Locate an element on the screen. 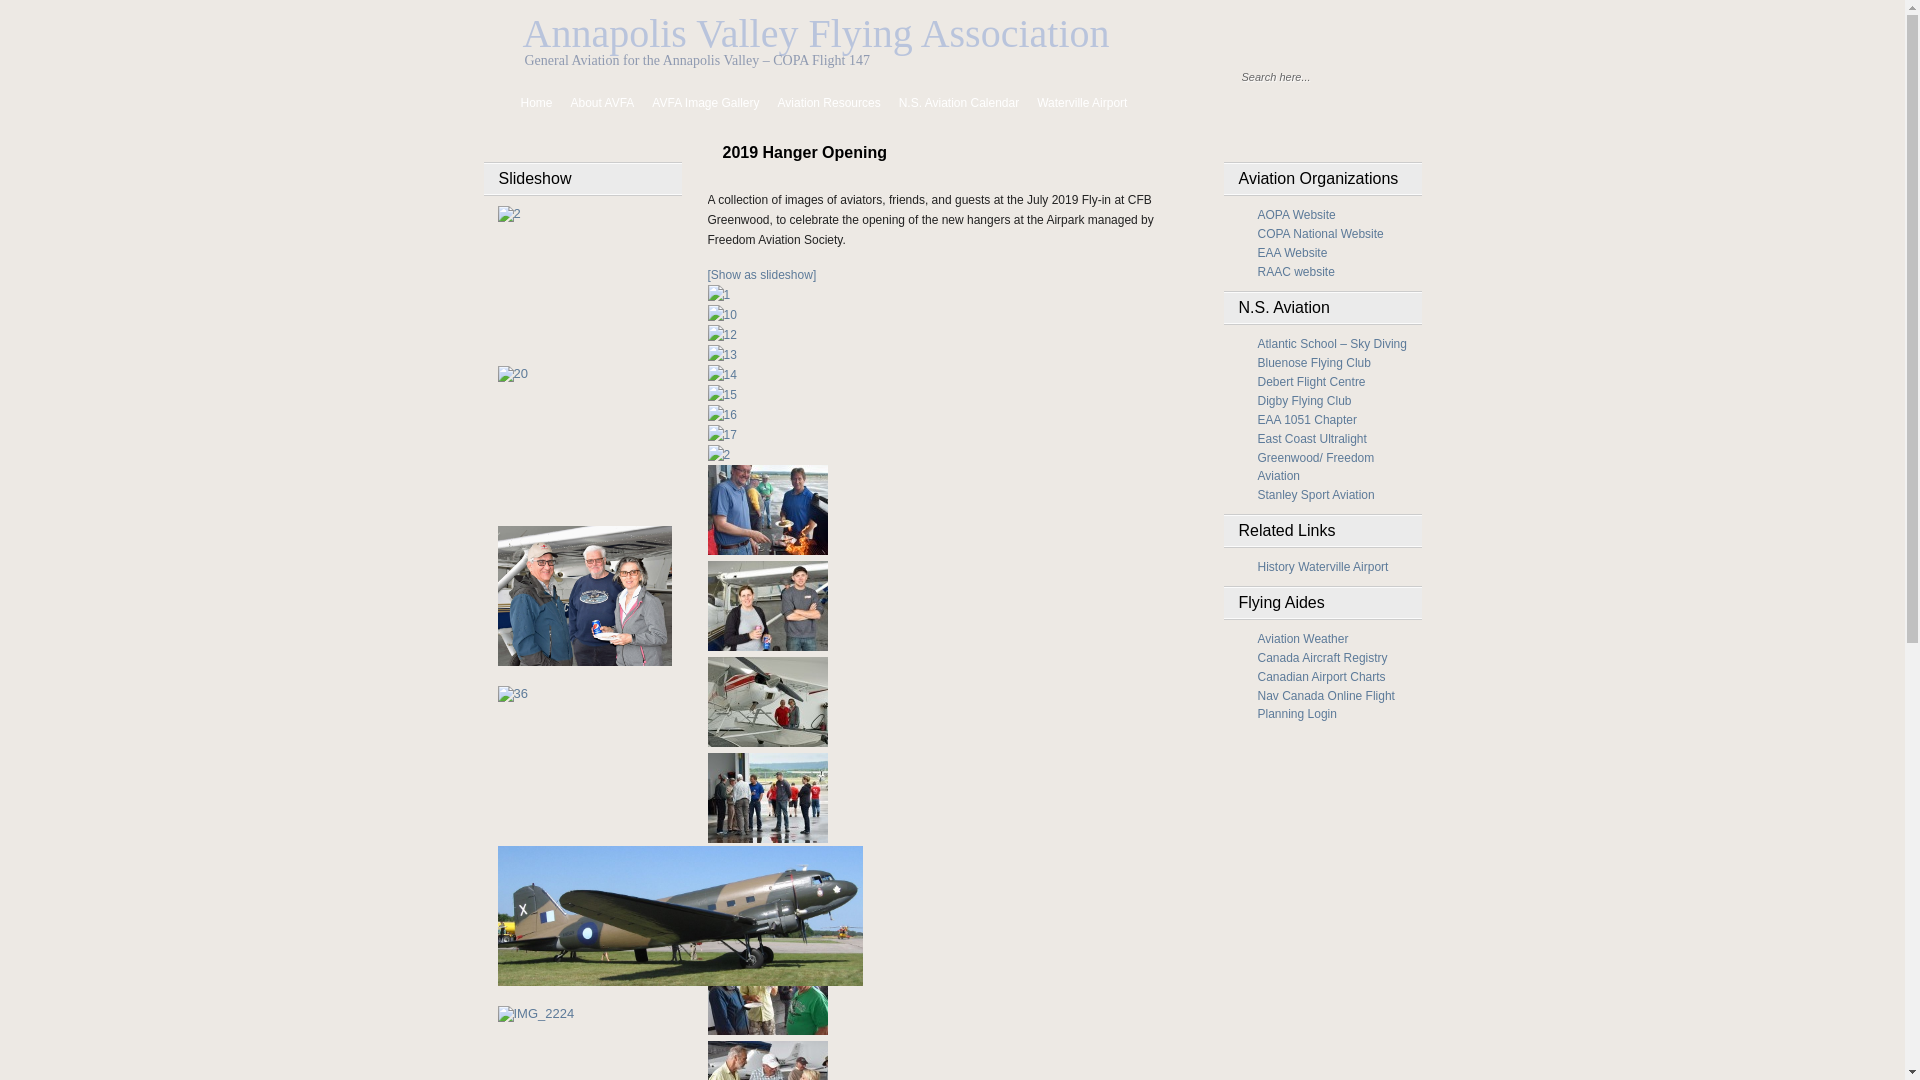 The width and height of the screenshot is (1920, 1080). 'COPA National Website' is located at coordinates (1256, 233).